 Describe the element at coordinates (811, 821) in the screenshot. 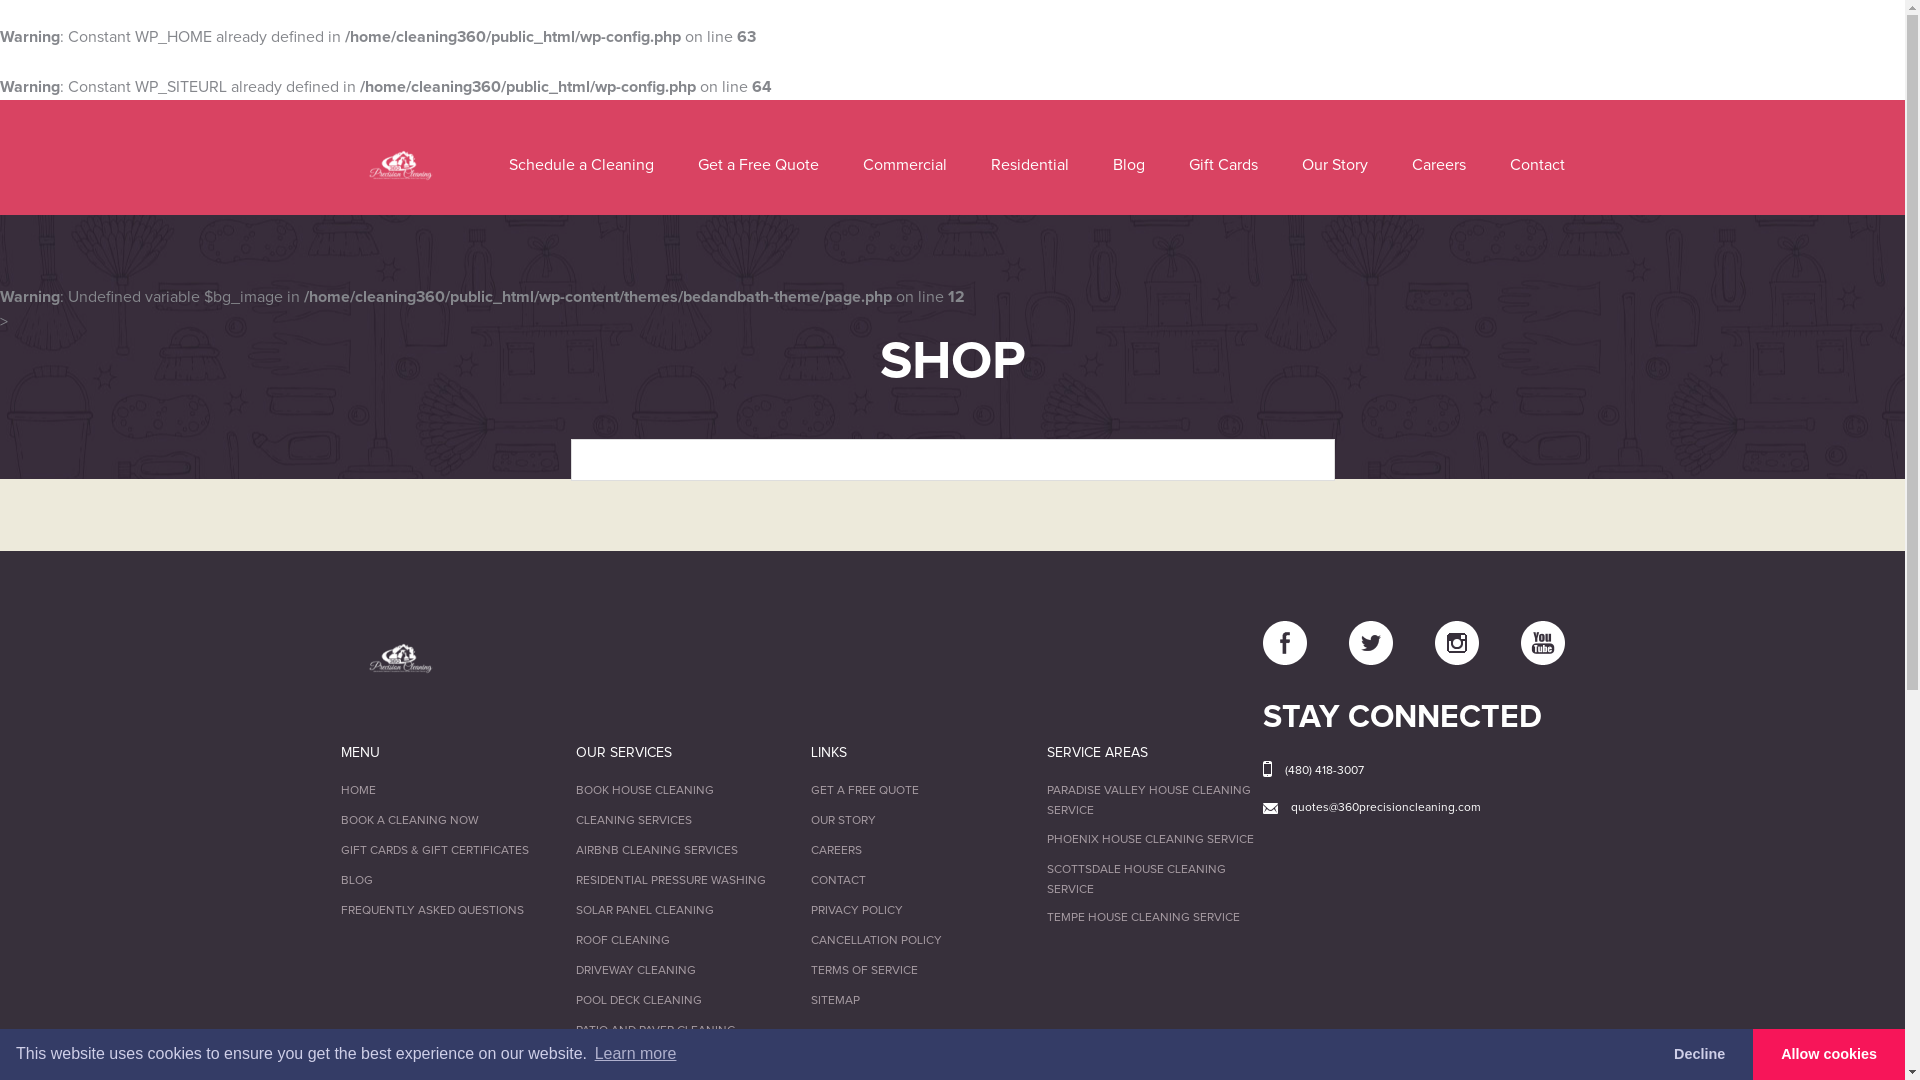

I see `'OUR STORY'` at that location.